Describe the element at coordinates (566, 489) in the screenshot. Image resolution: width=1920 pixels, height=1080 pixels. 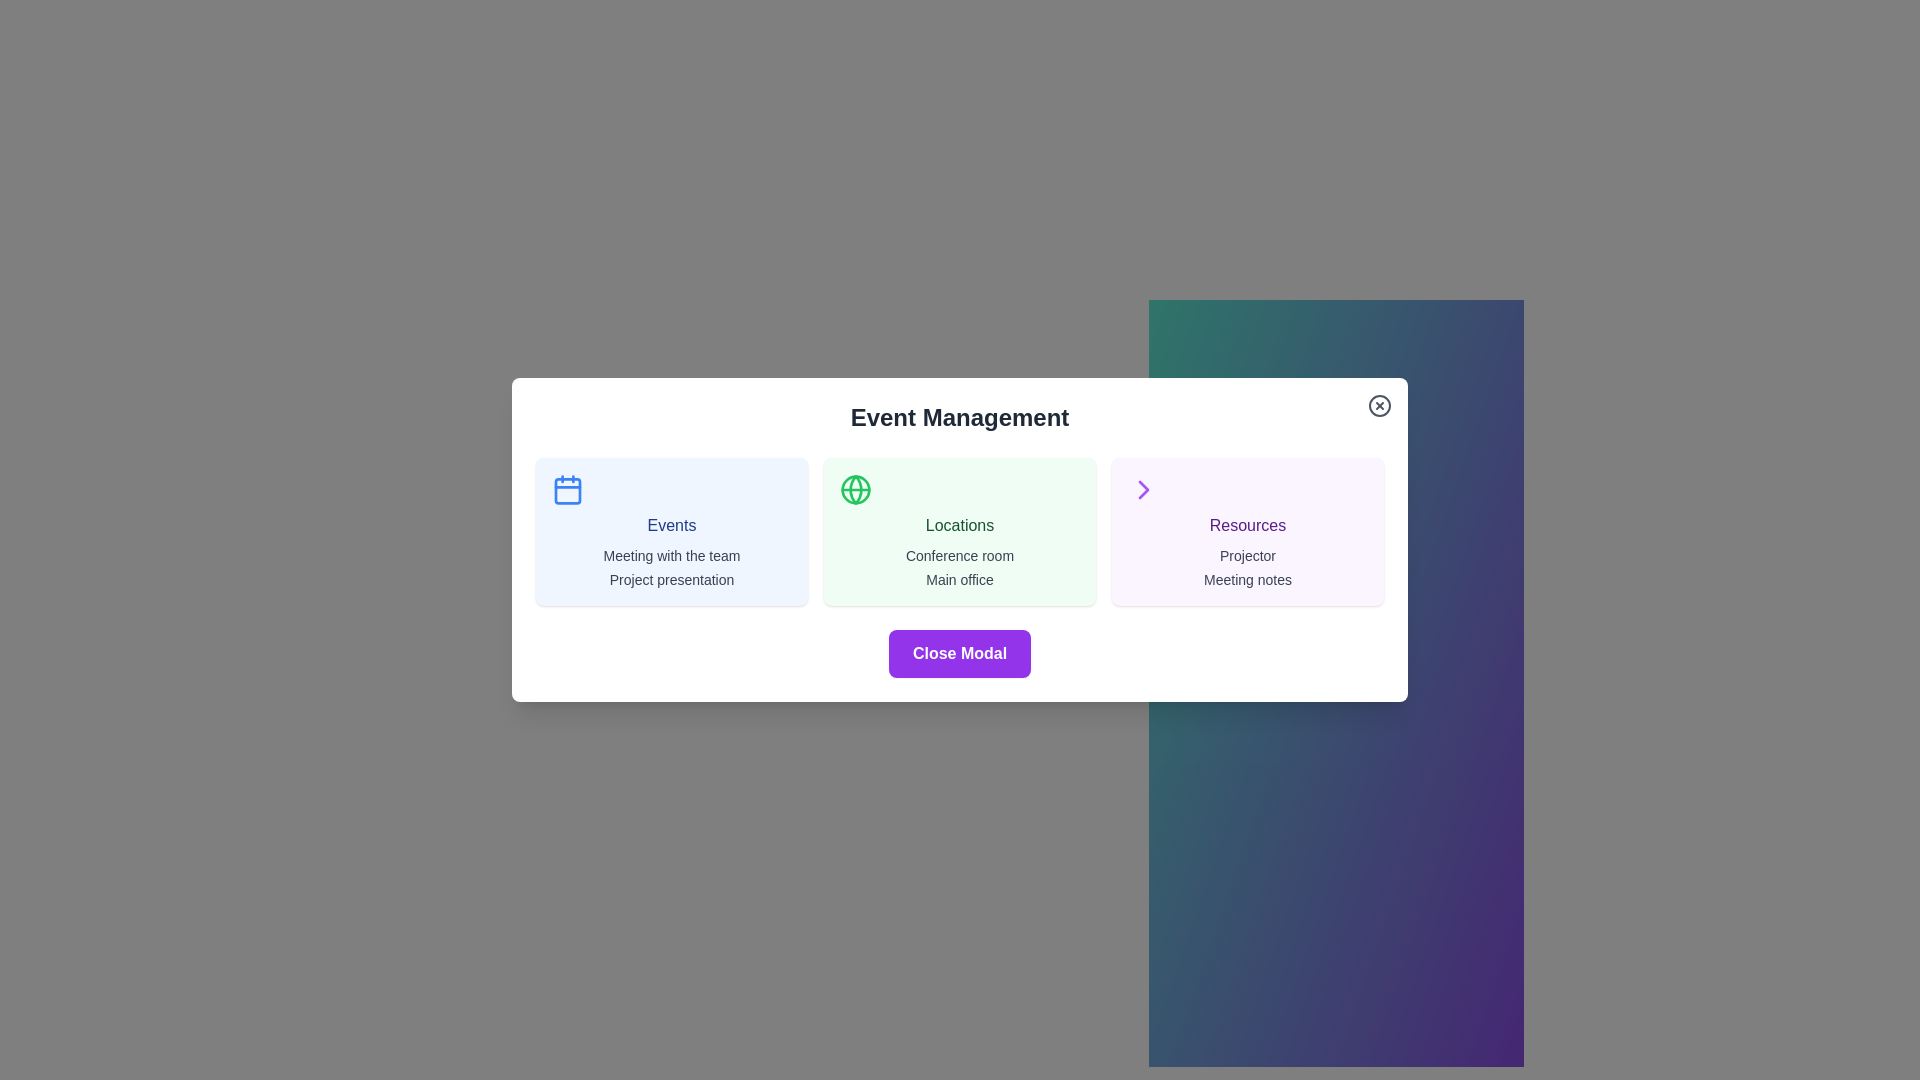
I see `the blue calendar icon located at the top-left corner within the 'Events' card in the 'Event Management' modal dialog` at that location.